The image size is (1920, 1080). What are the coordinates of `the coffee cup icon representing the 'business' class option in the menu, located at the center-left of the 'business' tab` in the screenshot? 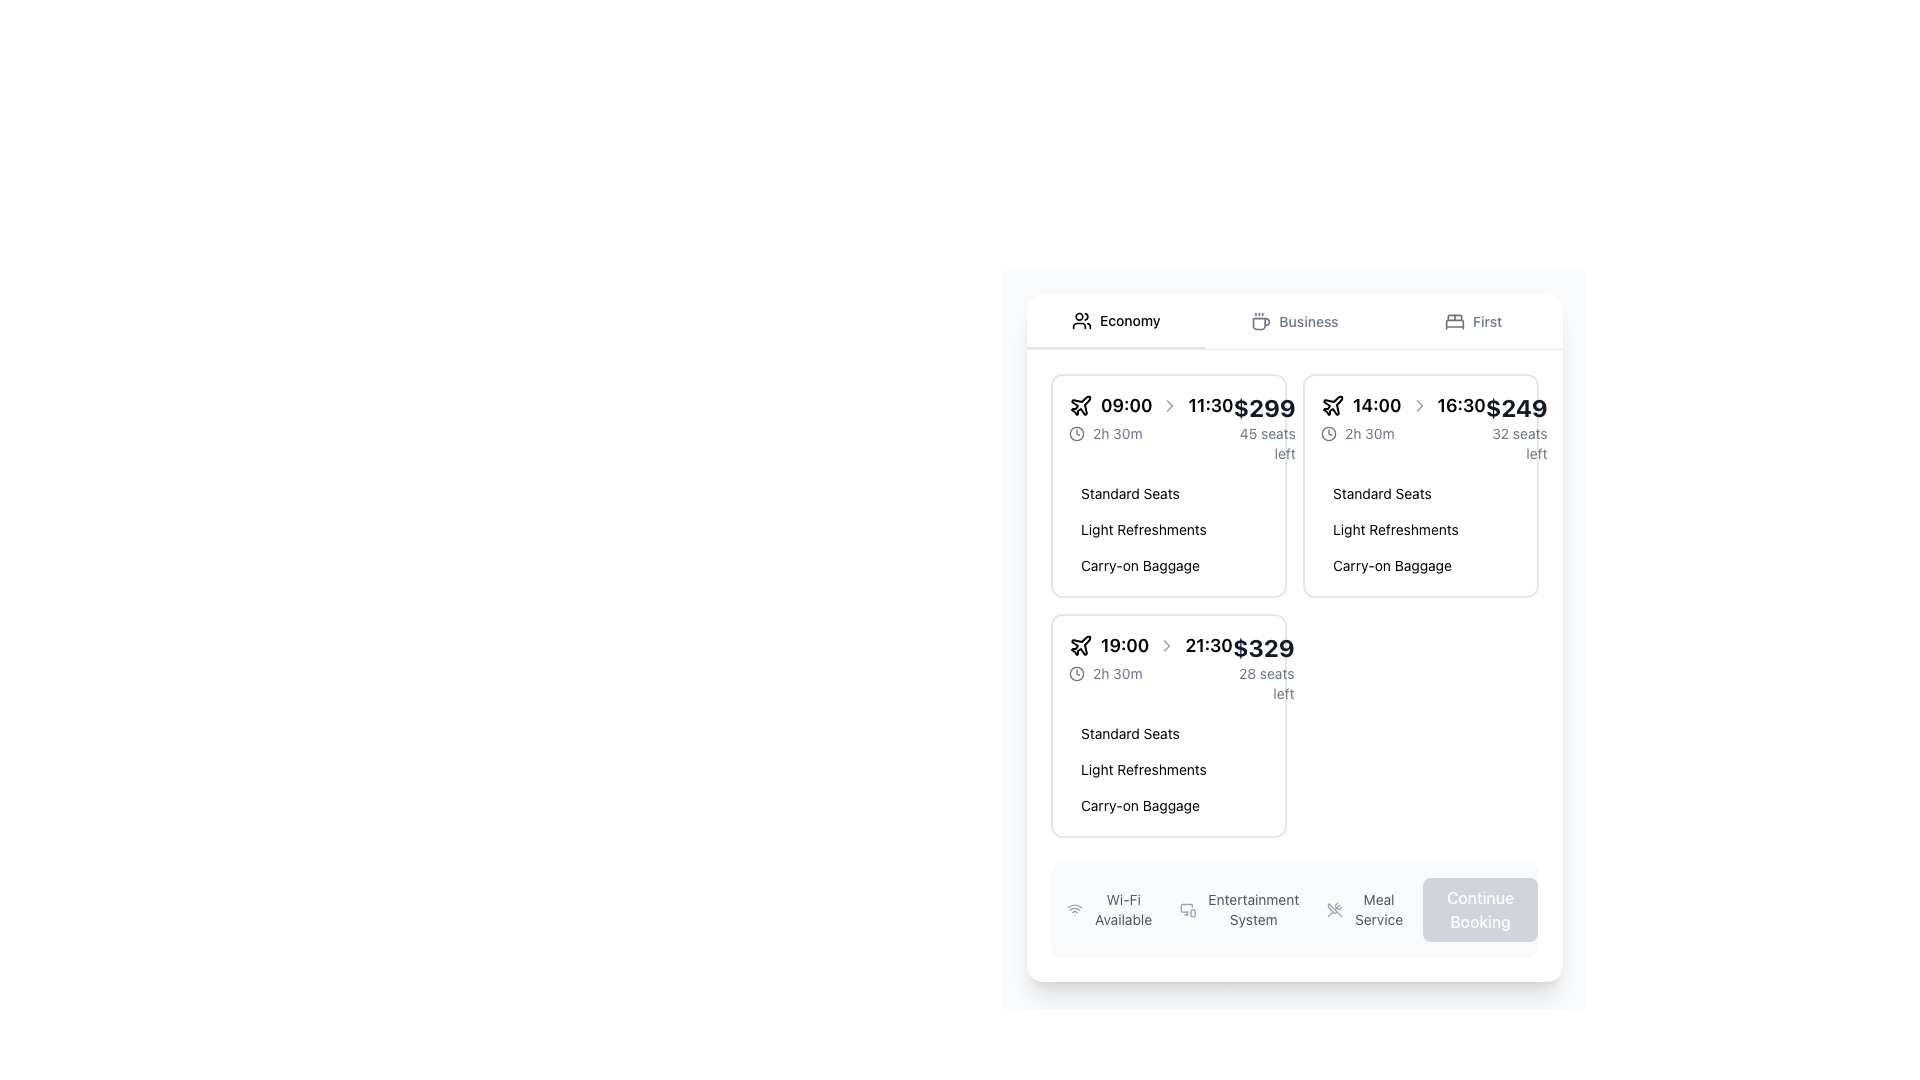 It's located at (1260, 320).